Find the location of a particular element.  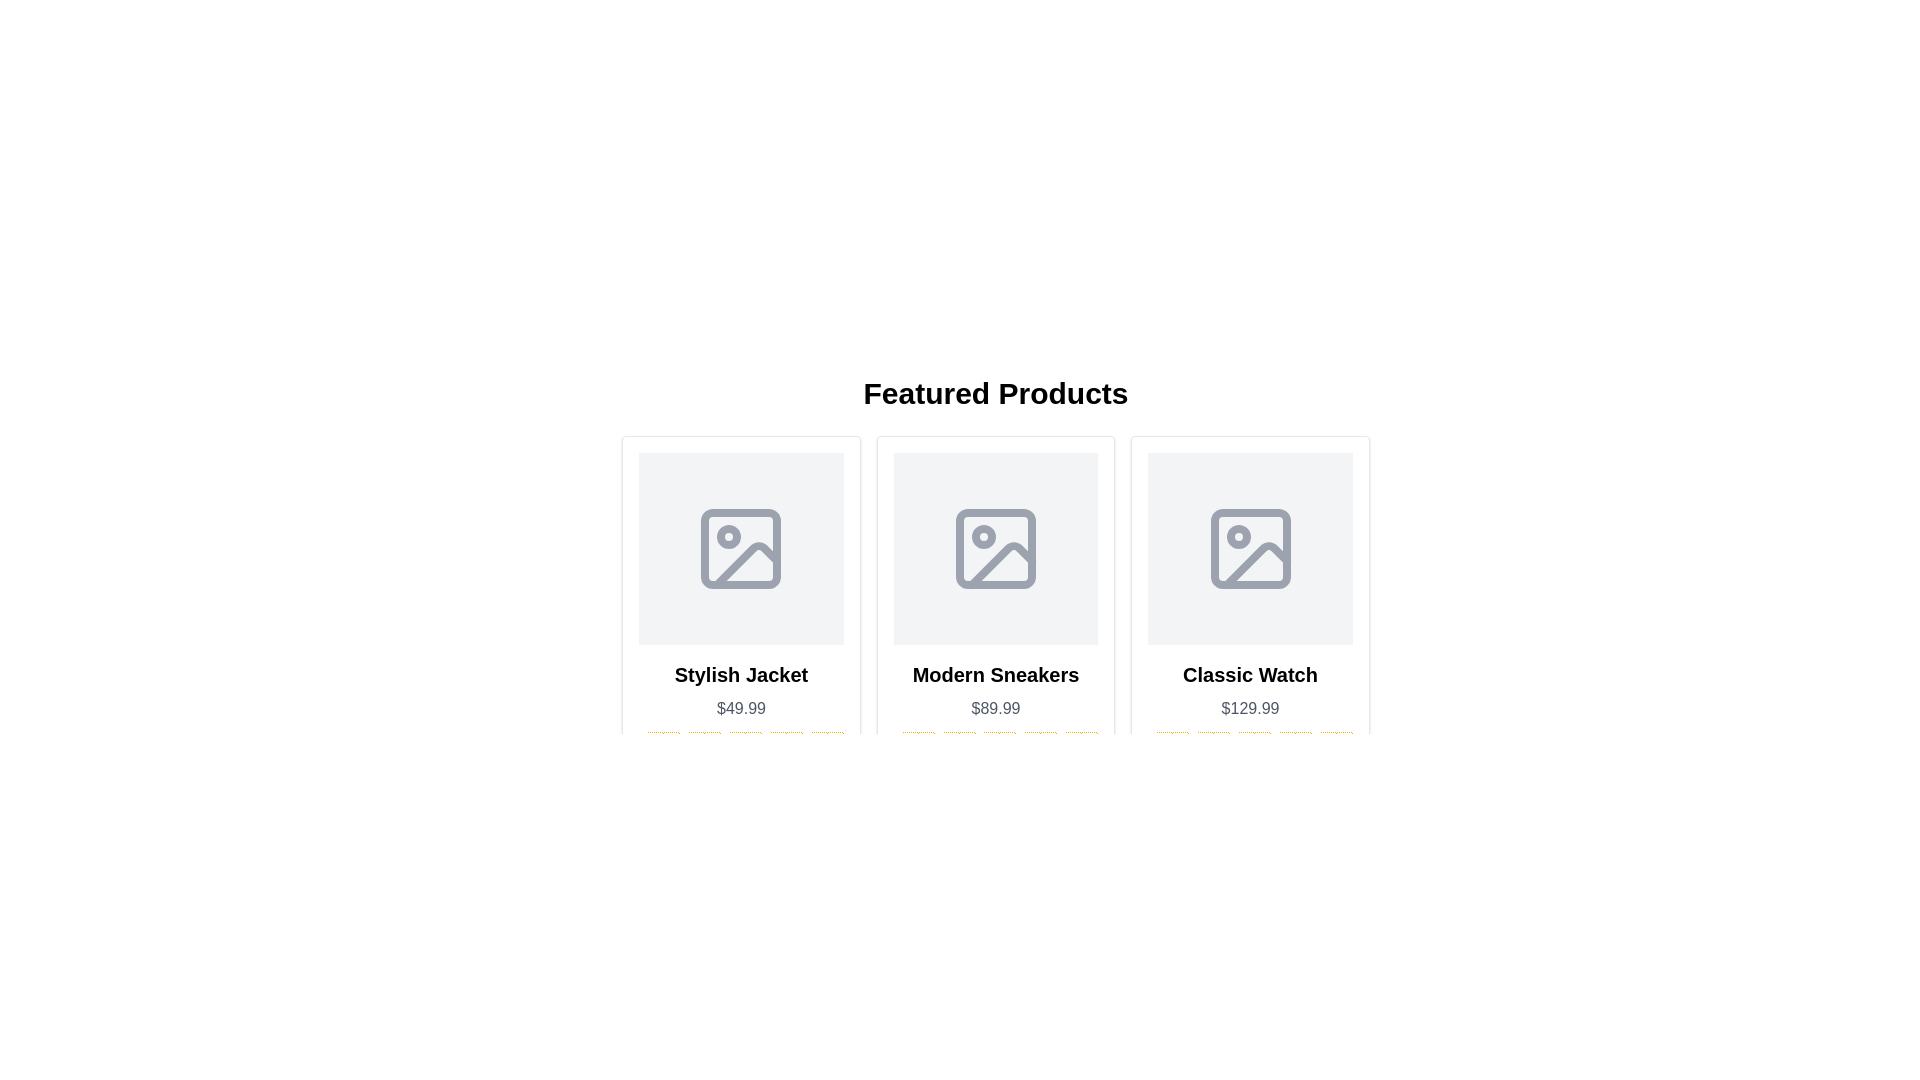

the static text element displaying the price of the 'Classic Watch', which is located beneath the item's title and above the star rating in the product card is located at coordinates (1249, 708).